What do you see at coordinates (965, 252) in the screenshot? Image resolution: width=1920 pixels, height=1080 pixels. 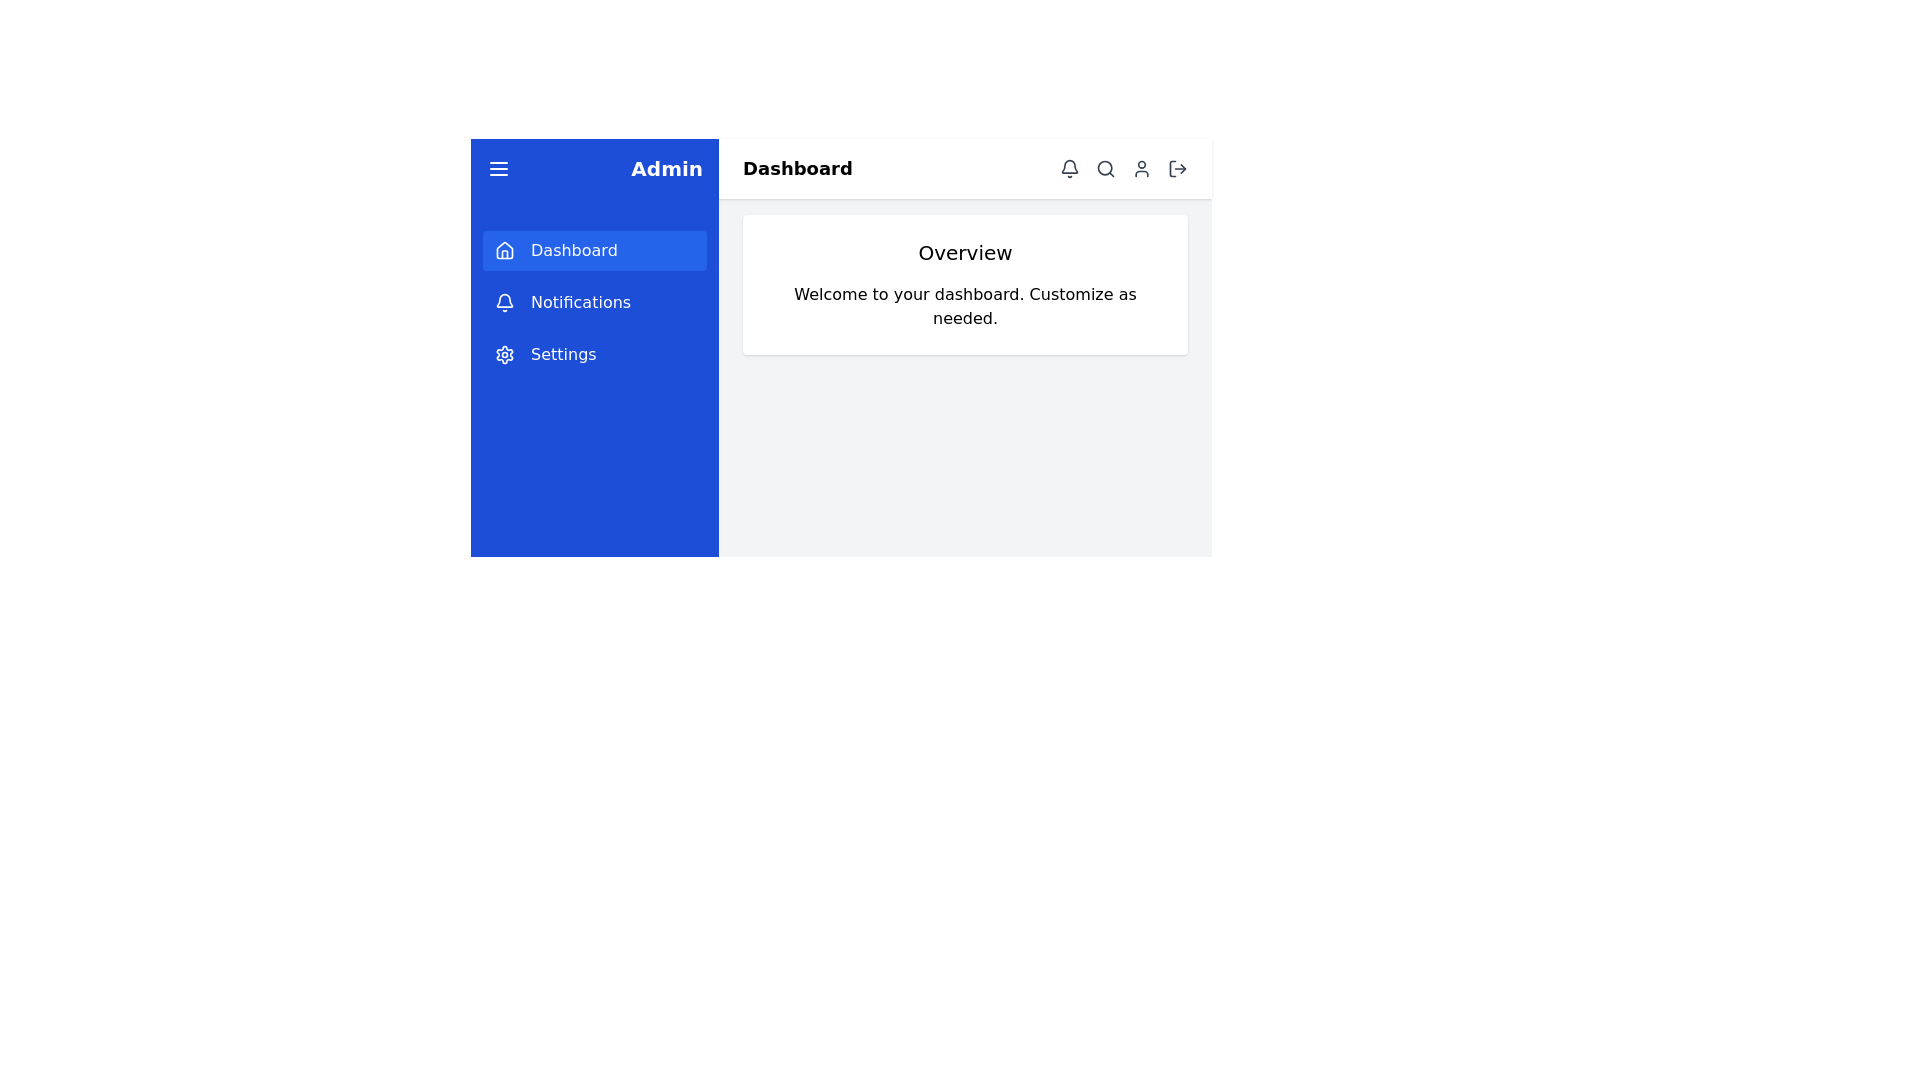 I see `text label displaying 'Overview' which is located at the top center of a card component with a white background` at bounding box center [965, 252].